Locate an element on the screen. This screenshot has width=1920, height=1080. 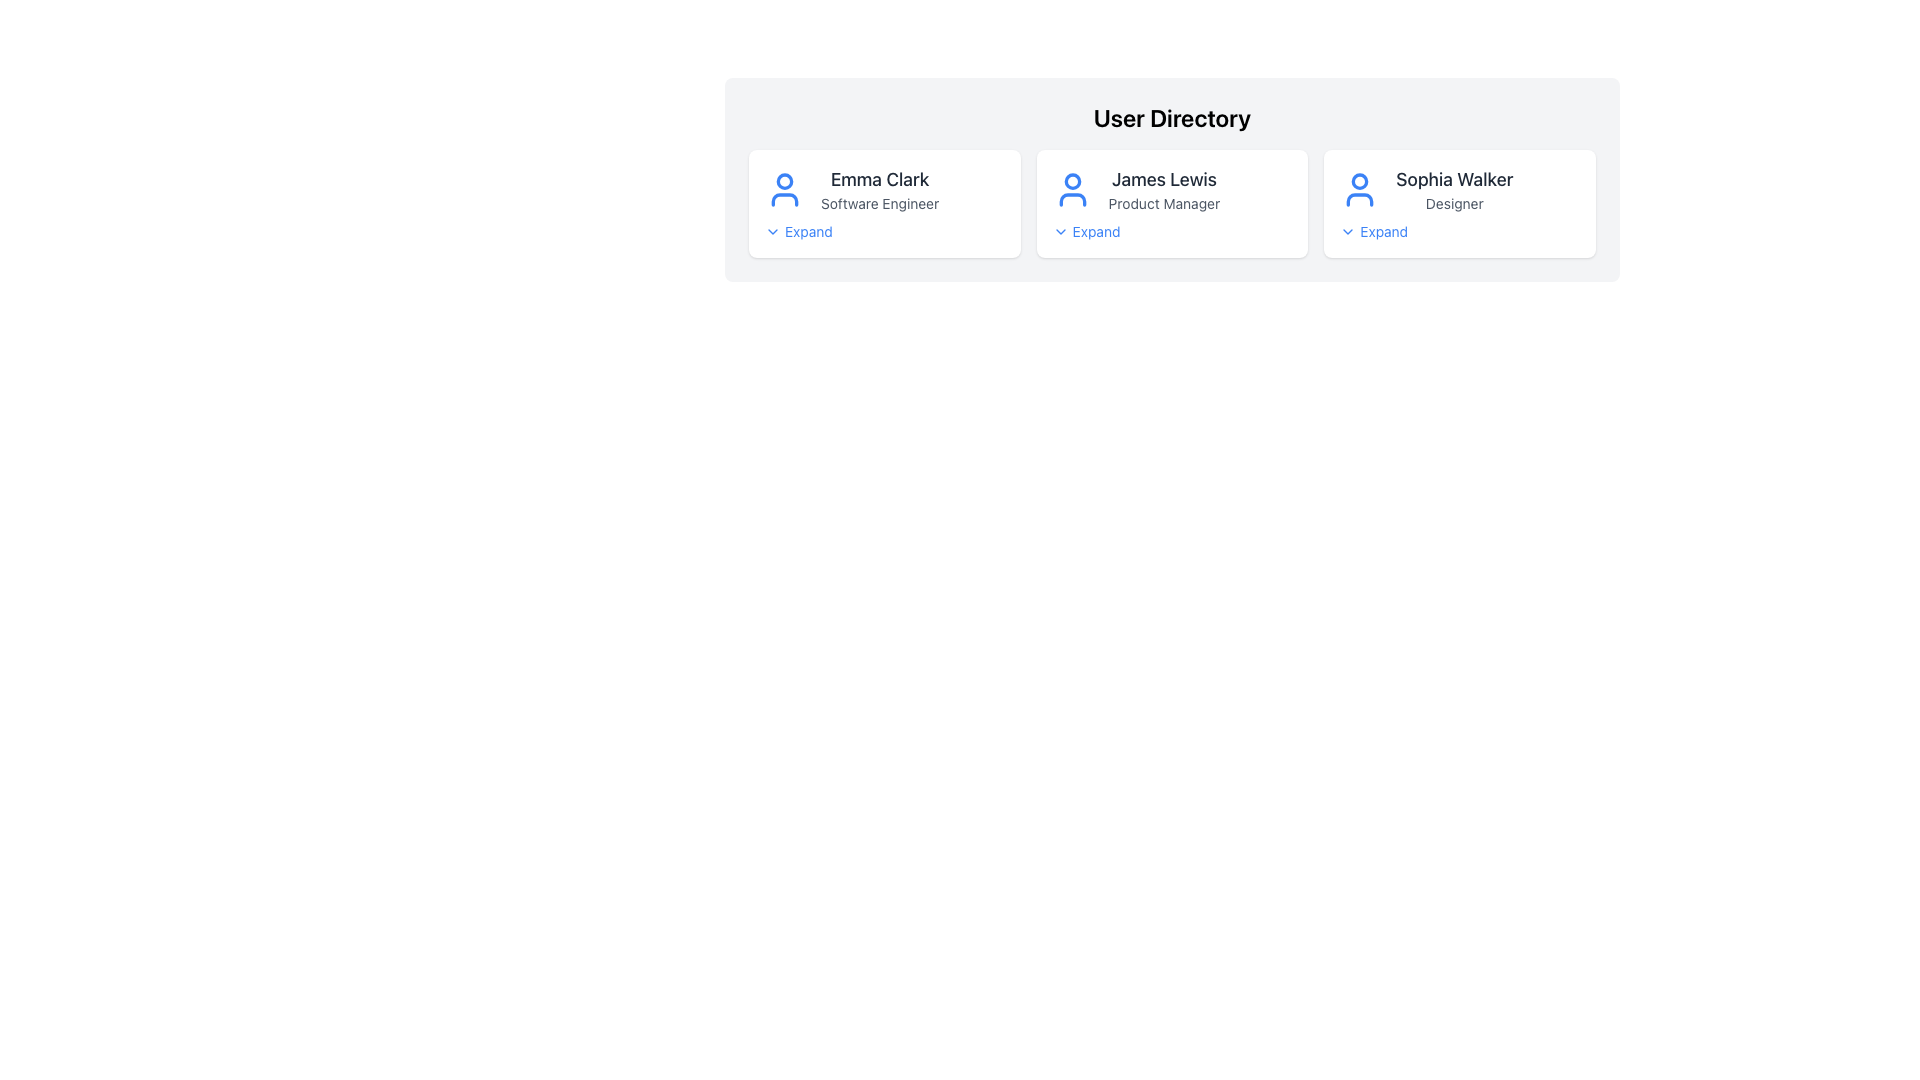
the circular outline at the top of the blue user avatar icon representing Emma Clark to enlarge the user card is located at coordinates (784, 181).